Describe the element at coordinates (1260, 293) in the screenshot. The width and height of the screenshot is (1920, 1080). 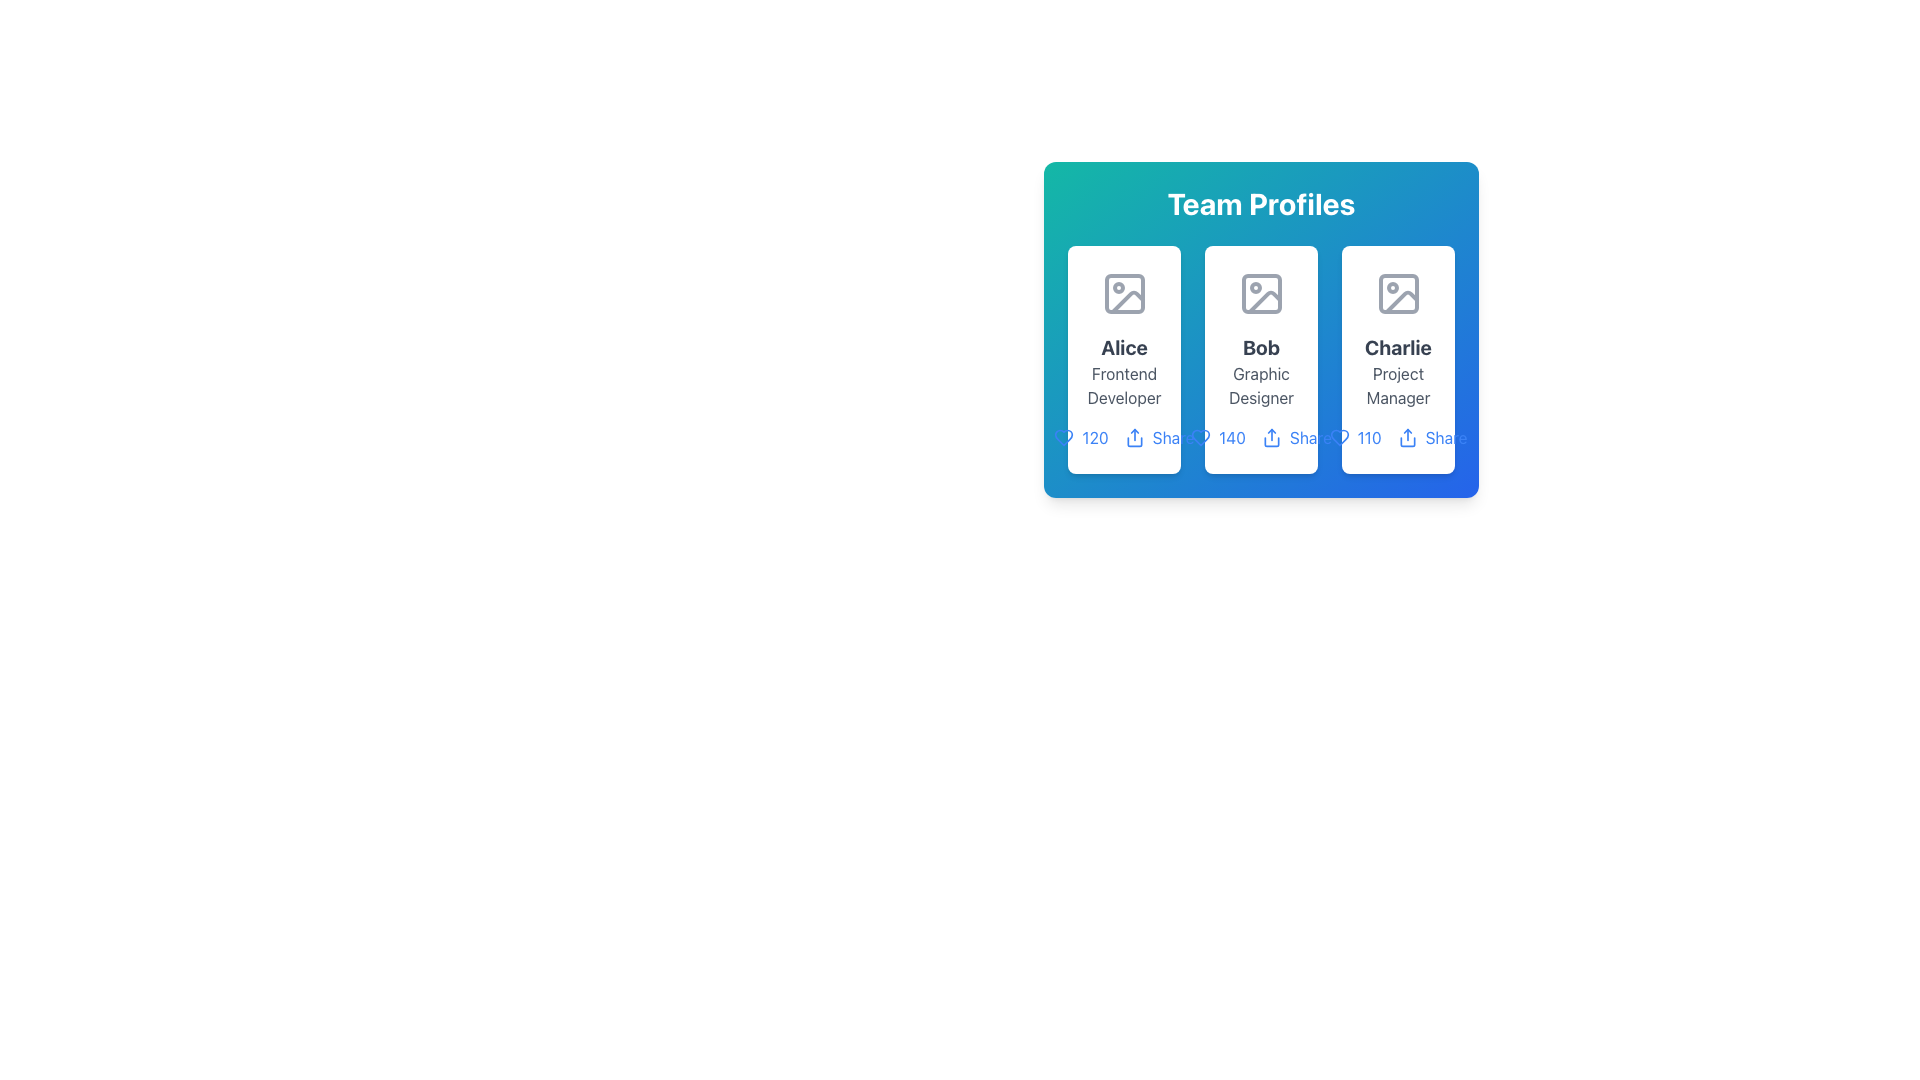
I see `the image placeholder icon located in the second card titled 'Bob', which represents a graphic designer, positioned at the top of the card` at that location.